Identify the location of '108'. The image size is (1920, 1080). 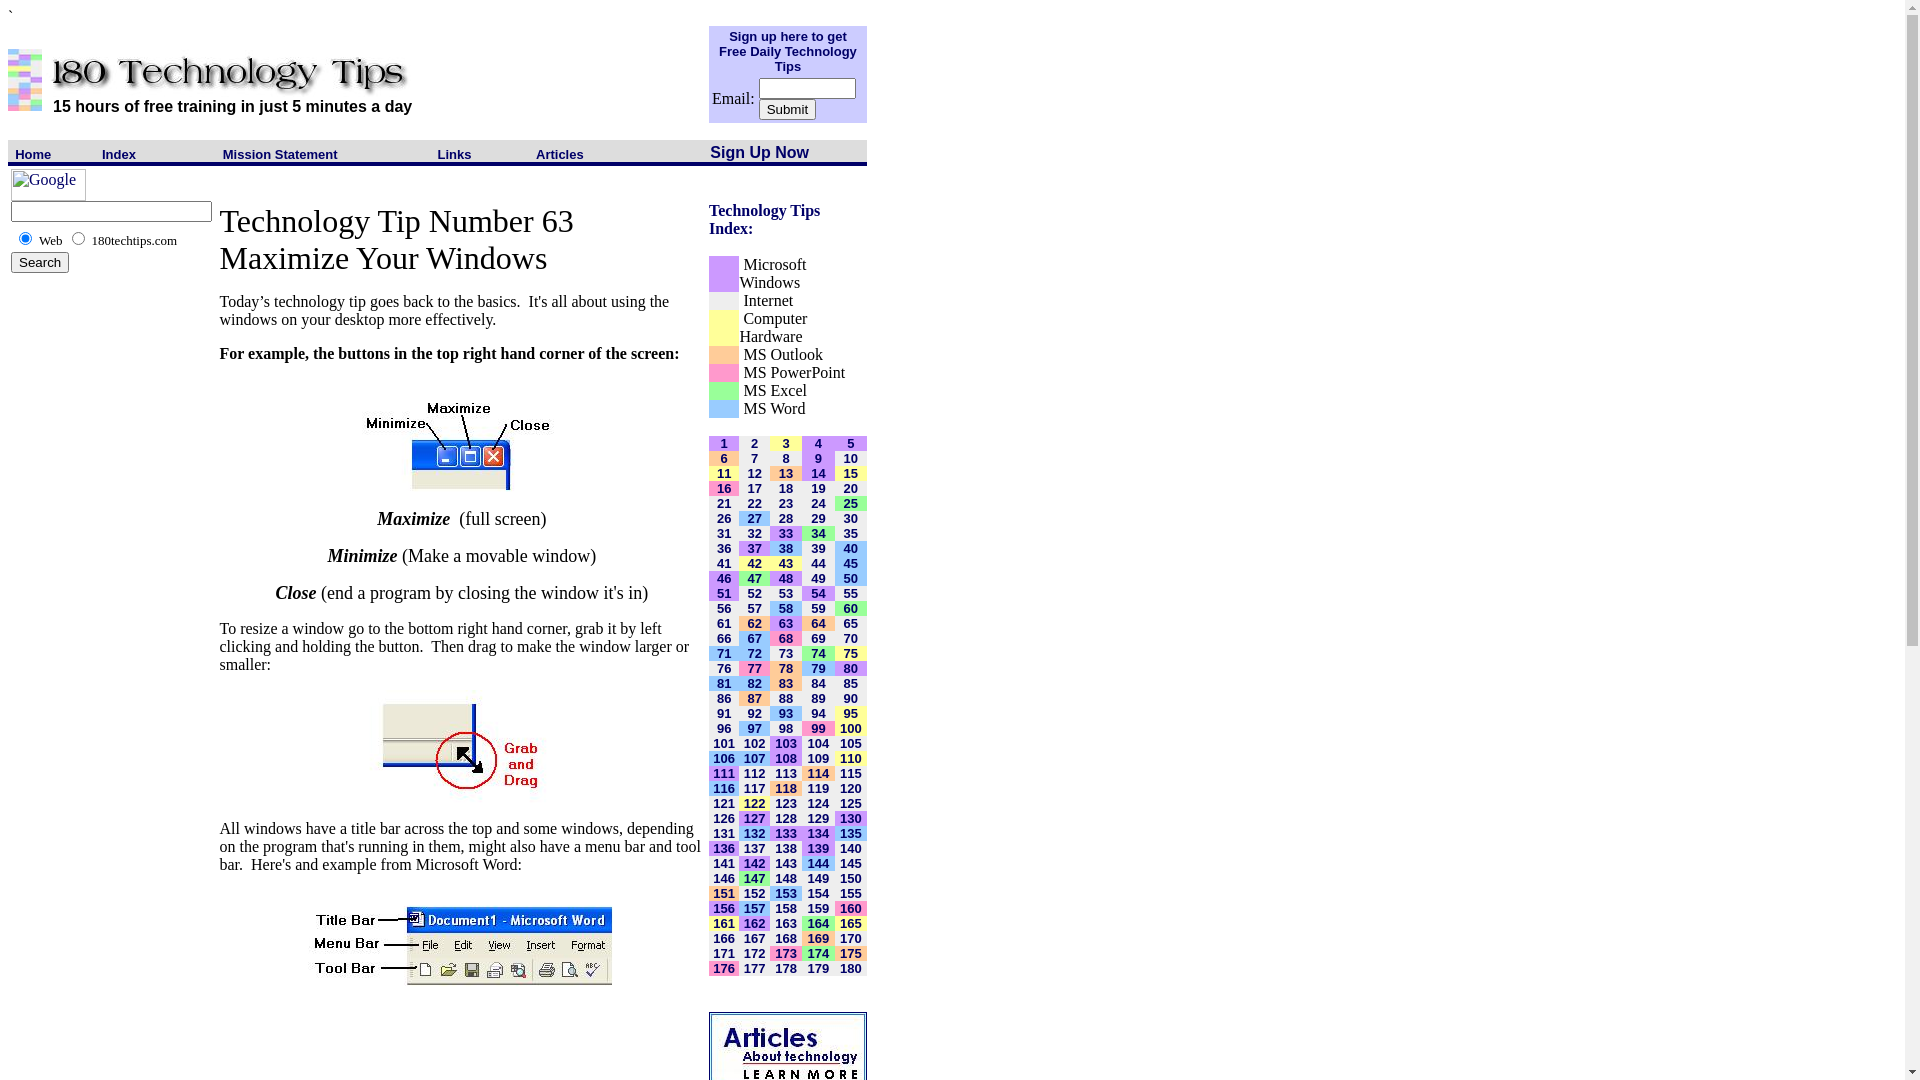
(785, 757).